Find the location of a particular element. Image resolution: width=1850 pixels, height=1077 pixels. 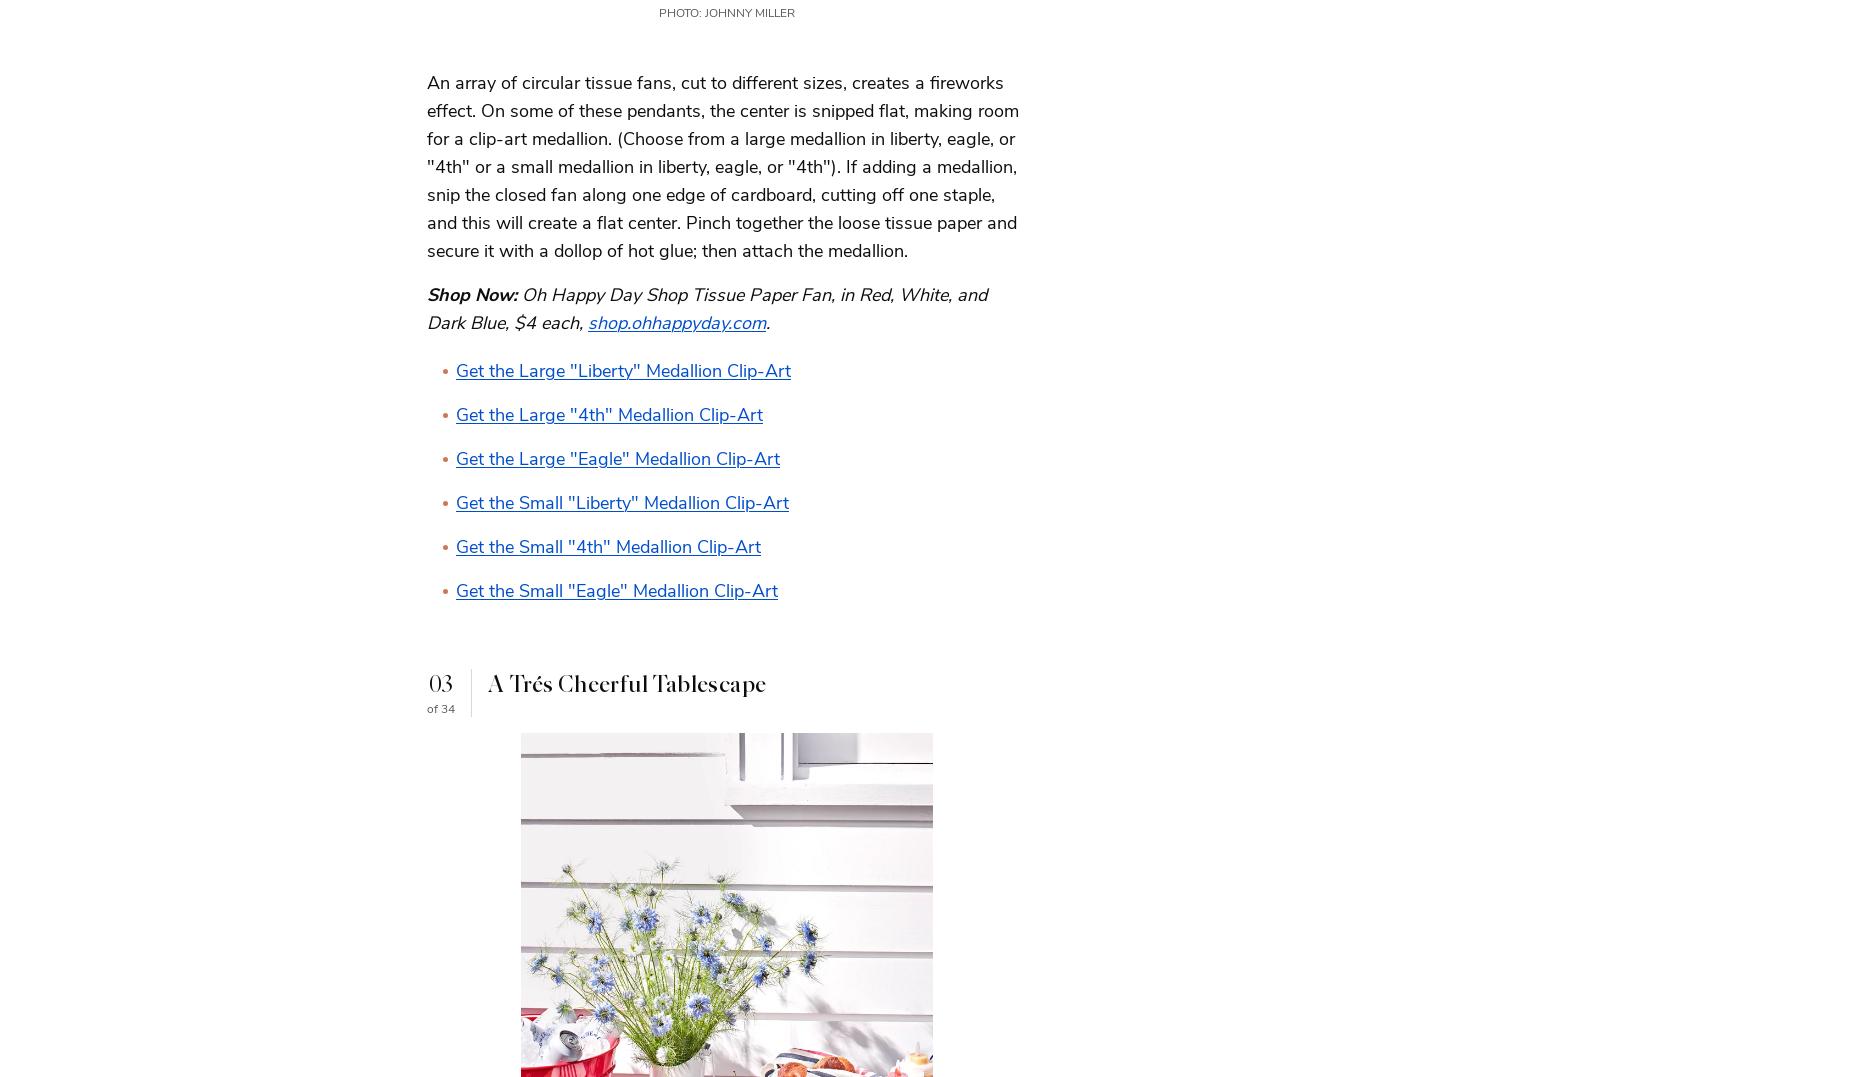

'An array of circular tissue fans, cut to different sizes, creates a fireworks effect. On some of these pendants, the center is snipped flat, making room for a clip-art medallion. (Choose from a large medallion in liberty, eagle, or "4th" or a small medallion in liberty, eagle, or "4th"). If adding a medallion, snip the closed fan along one edge of cardboard, cutting off one staple, and this will create a flat center. Pinch together the loose tissue paper and secure it with a dollop of hot glue; then attach the medallion.' is located at coordinates (722, 165).